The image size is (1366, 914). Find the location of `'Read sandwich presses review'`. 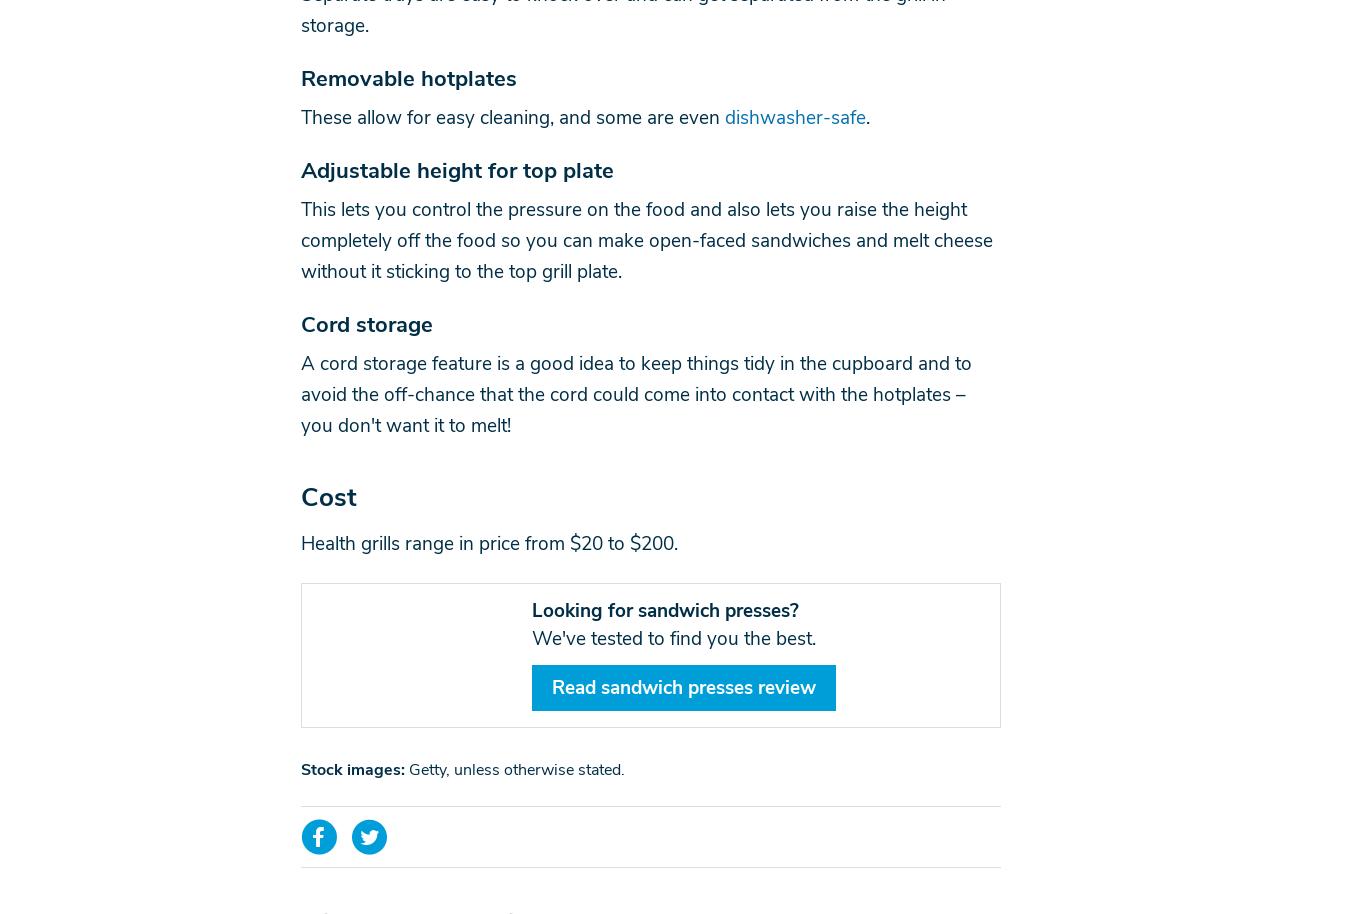

'Read sandwich presses review' is located at coordinates (683, 686).